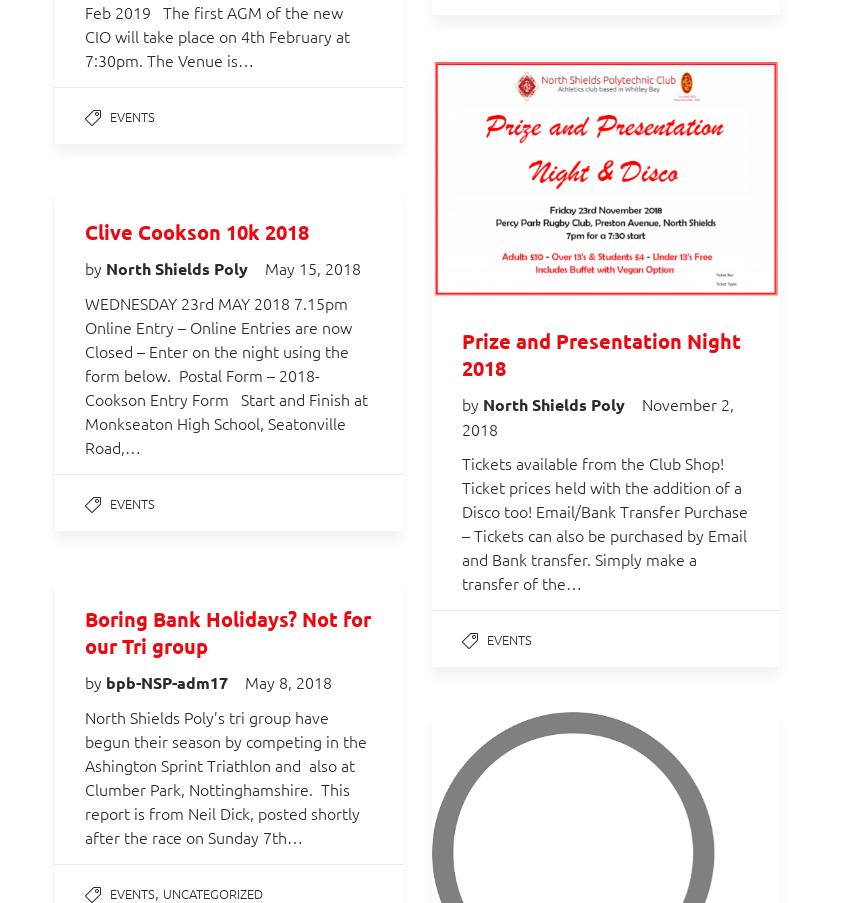  I want to click on 'WEDNESDAY 23rd MAY 2018 7.15pm  Online Entry – Online Entries are now Closed – Enter on the night using the form below.  Postal Form – 2018-Cookson Entry Form   Start and Finish at Monkseaton High School, Seatonville Road,…', so click(85, 375).